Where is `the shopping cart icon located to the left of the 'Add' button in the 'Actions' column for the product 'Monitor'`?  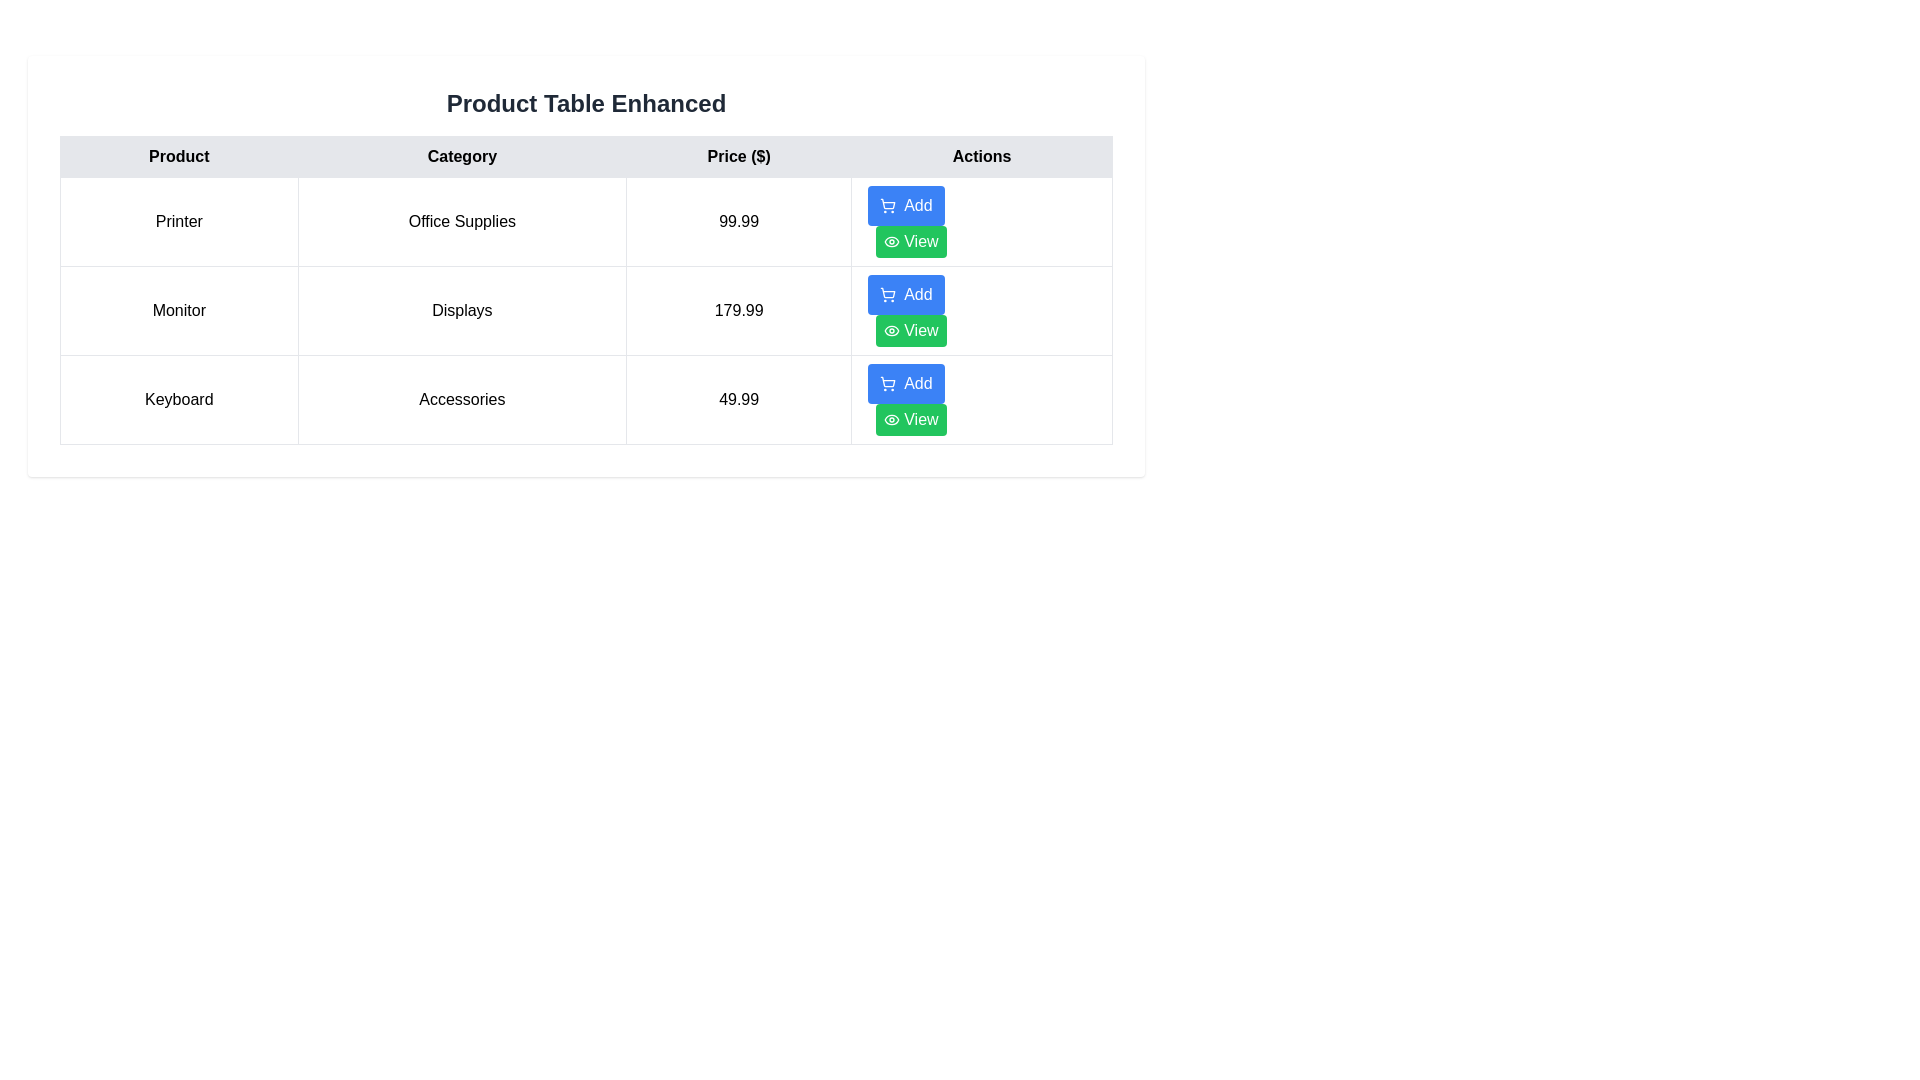 the shopping cart icon located to the left of the 'Add' button in the 'Actions' column for the product 'Monitor' is located at coordinates (887, 294).